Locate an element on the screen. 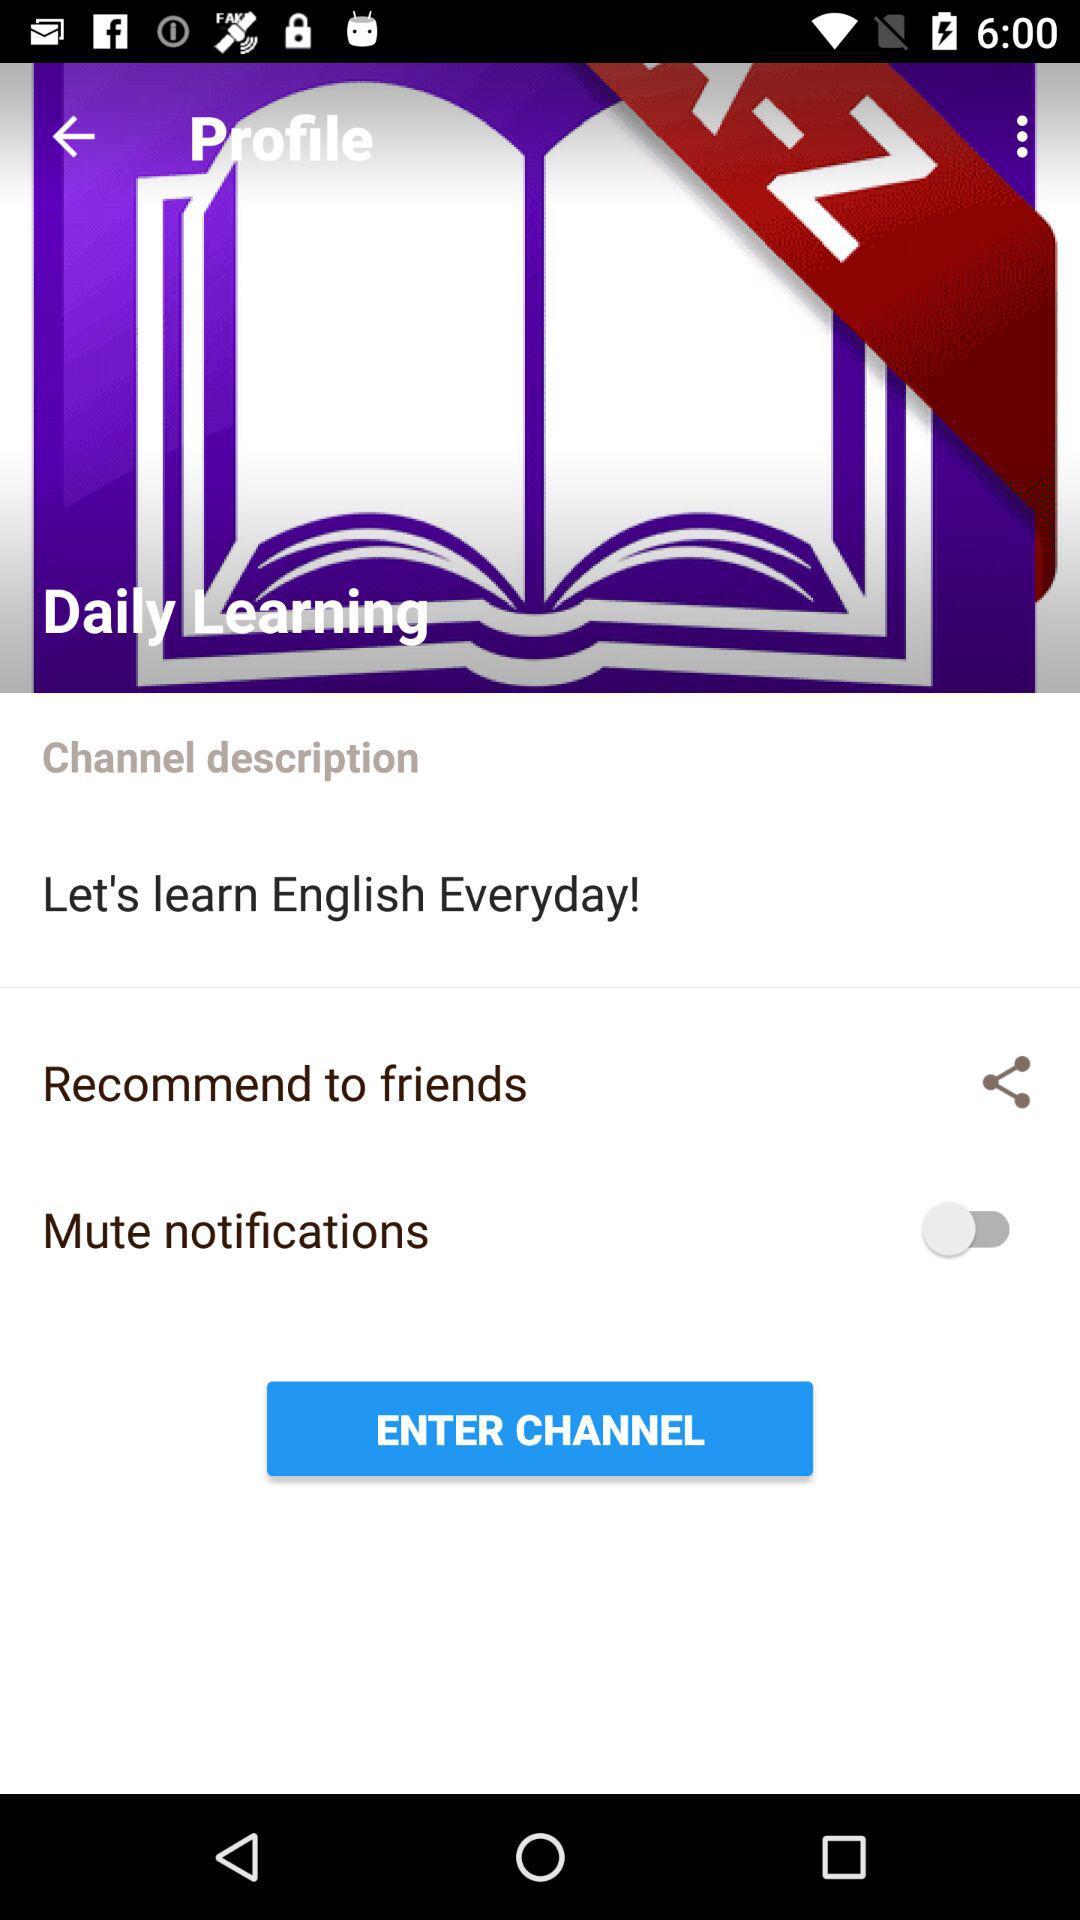 This screenshot has width=1080, height=1920. go back is located at coordinates (72, 135).